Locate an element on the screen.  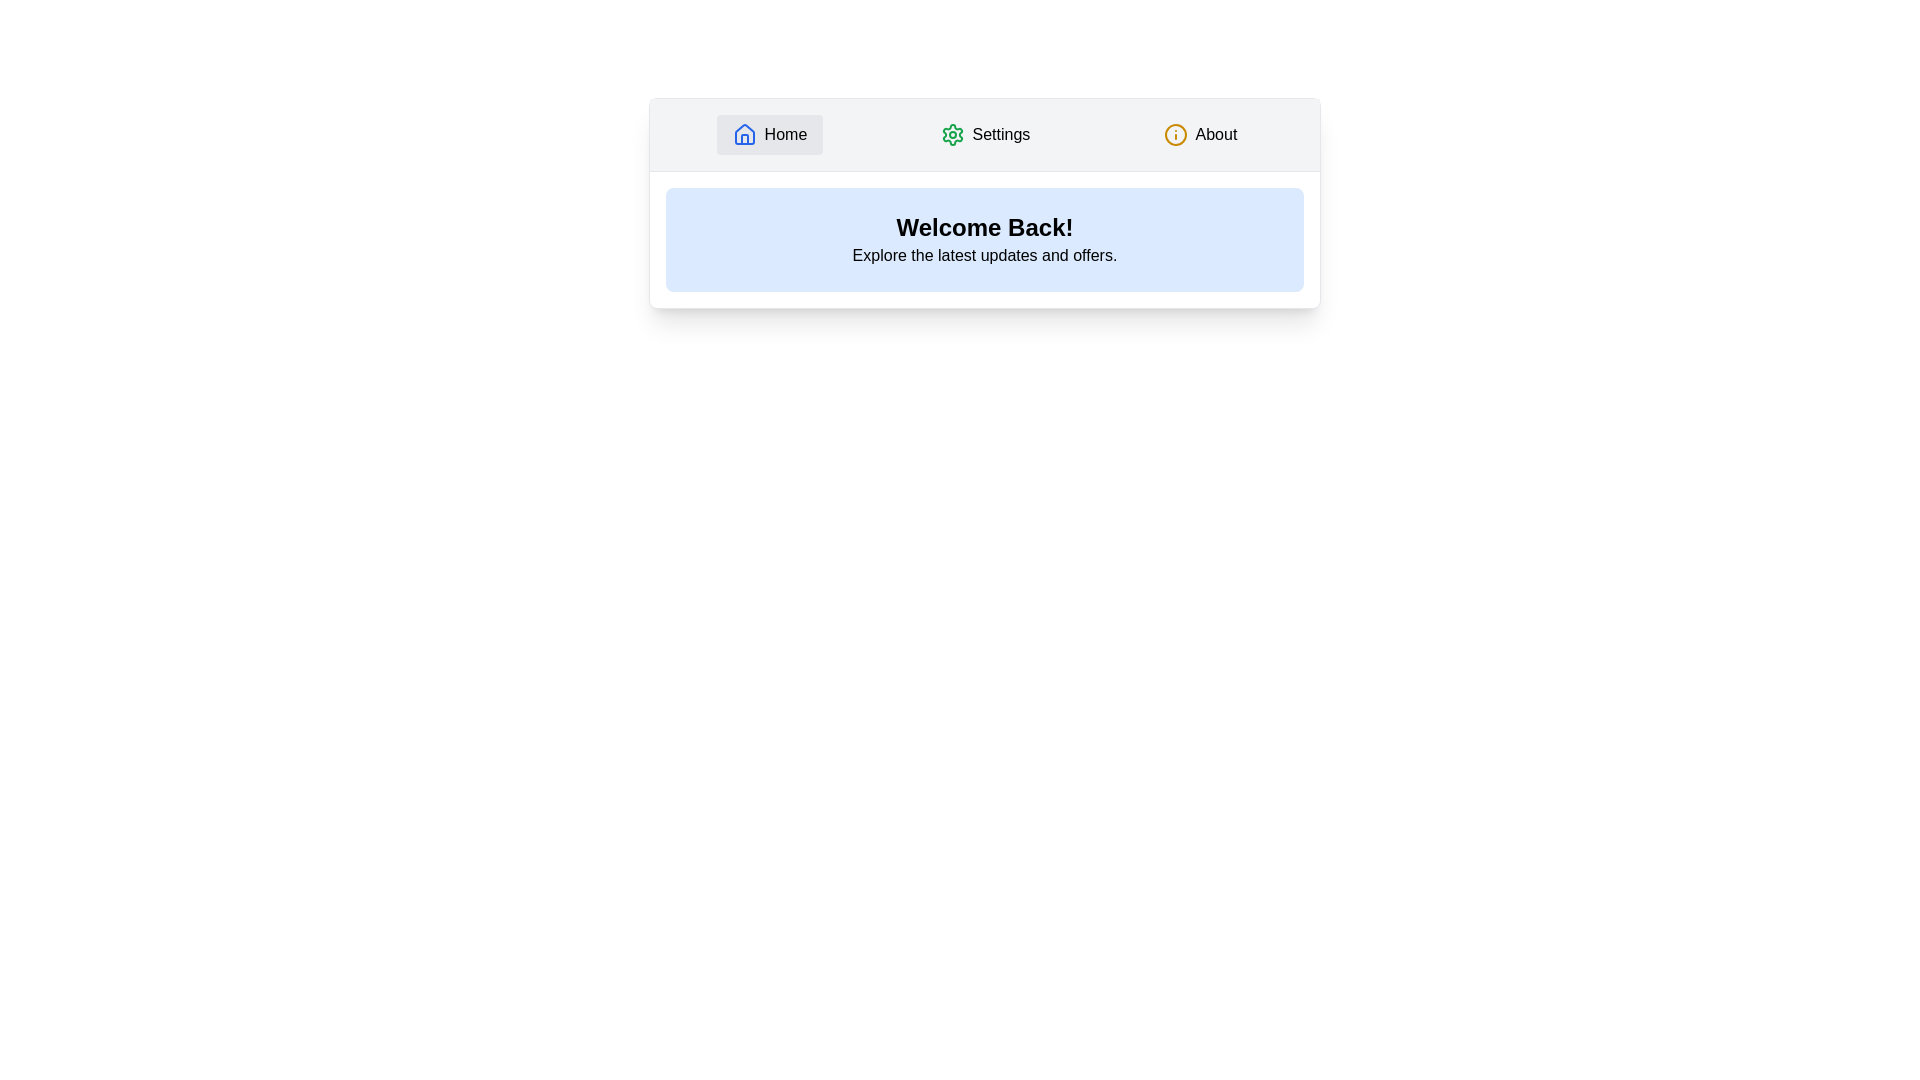
the Home tab to view its content is located at coordinates (768, 135).